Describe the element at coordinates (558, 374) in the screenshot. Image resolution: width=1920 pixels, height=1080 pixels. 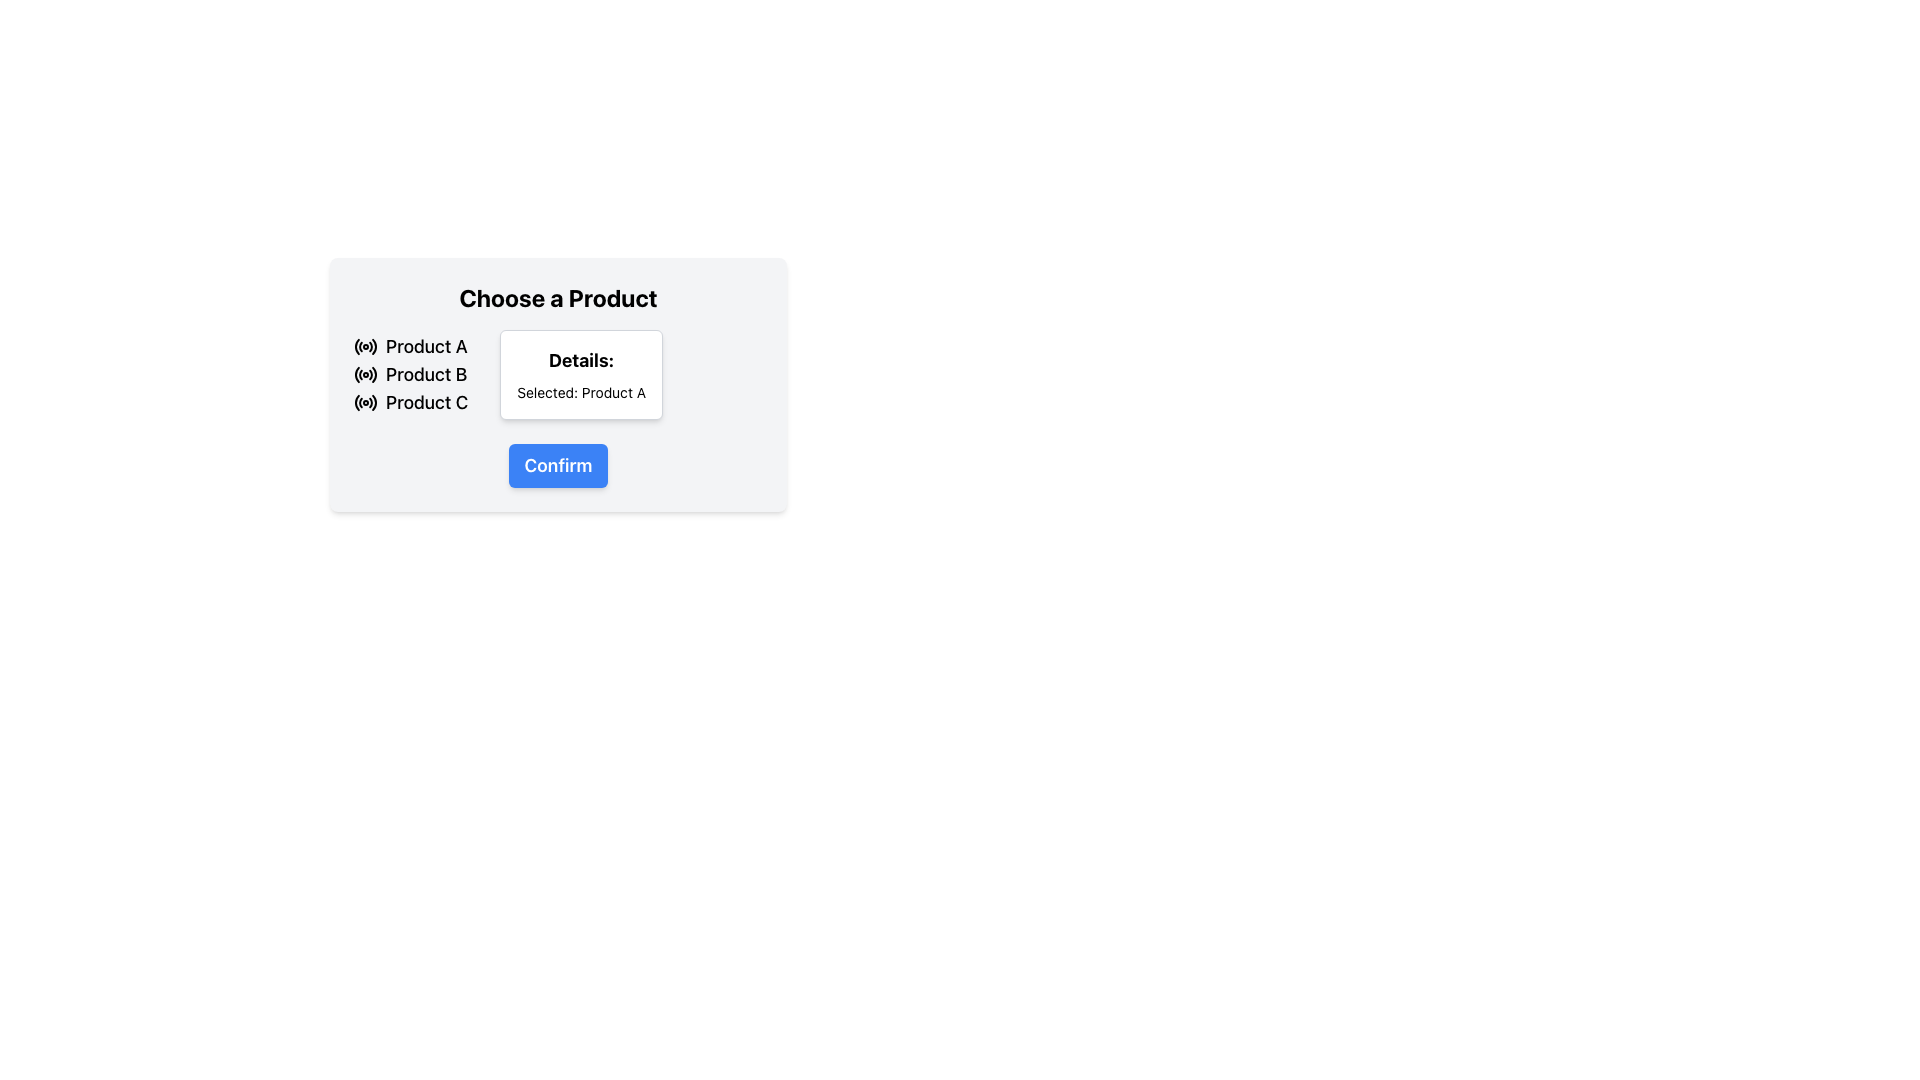
I see `displayed information from the informational display box titled 'Details' which shows 'Selected: Product A'` at that location.